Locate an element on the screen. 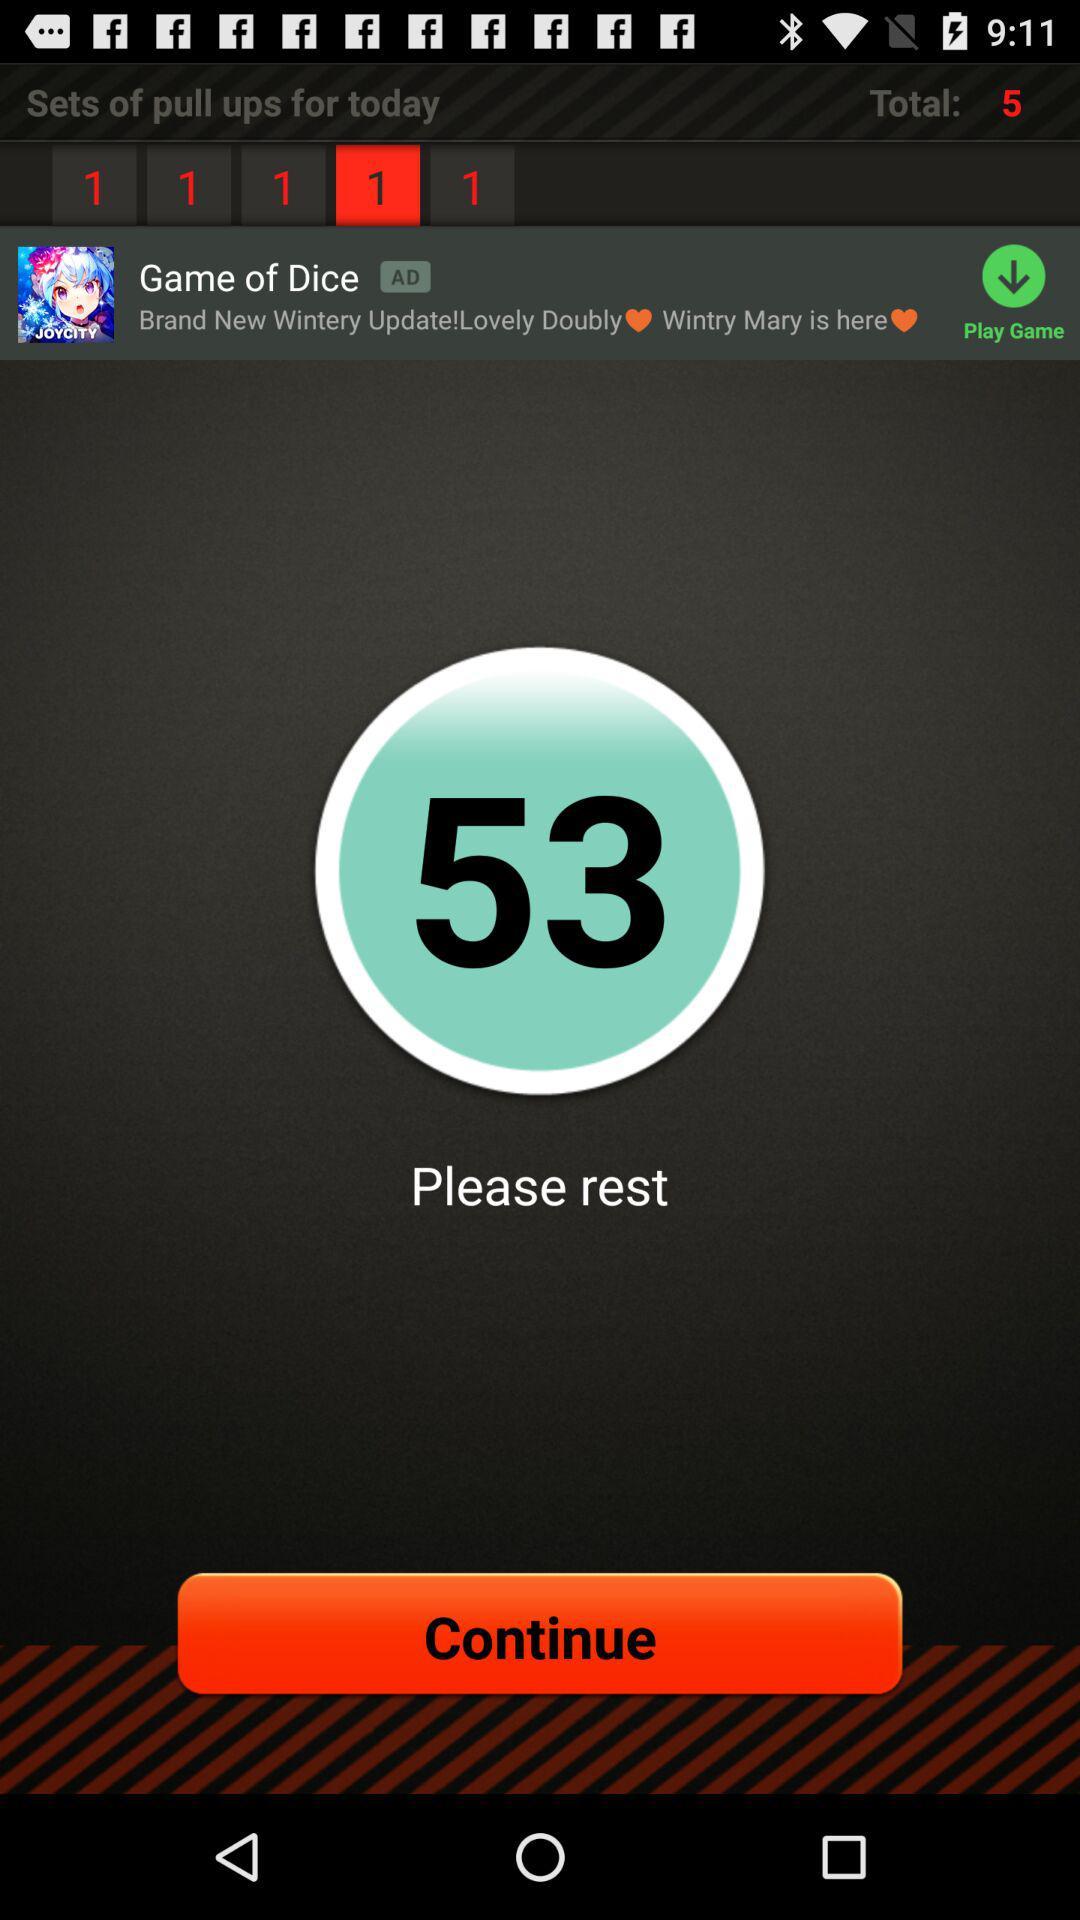  the icon below 1 is located at coordinates (64, 293).